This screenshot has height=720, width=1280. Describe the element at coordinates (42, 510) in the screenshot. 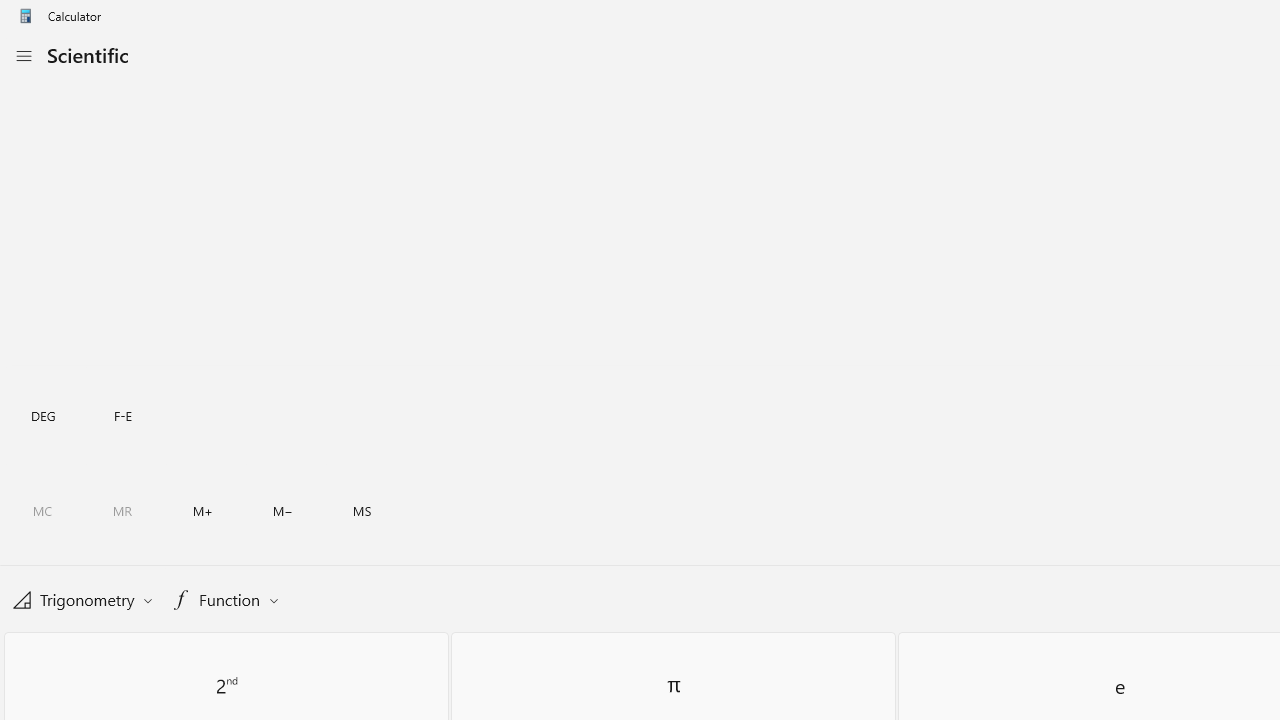

I see `'Clear all memory'` at that location.